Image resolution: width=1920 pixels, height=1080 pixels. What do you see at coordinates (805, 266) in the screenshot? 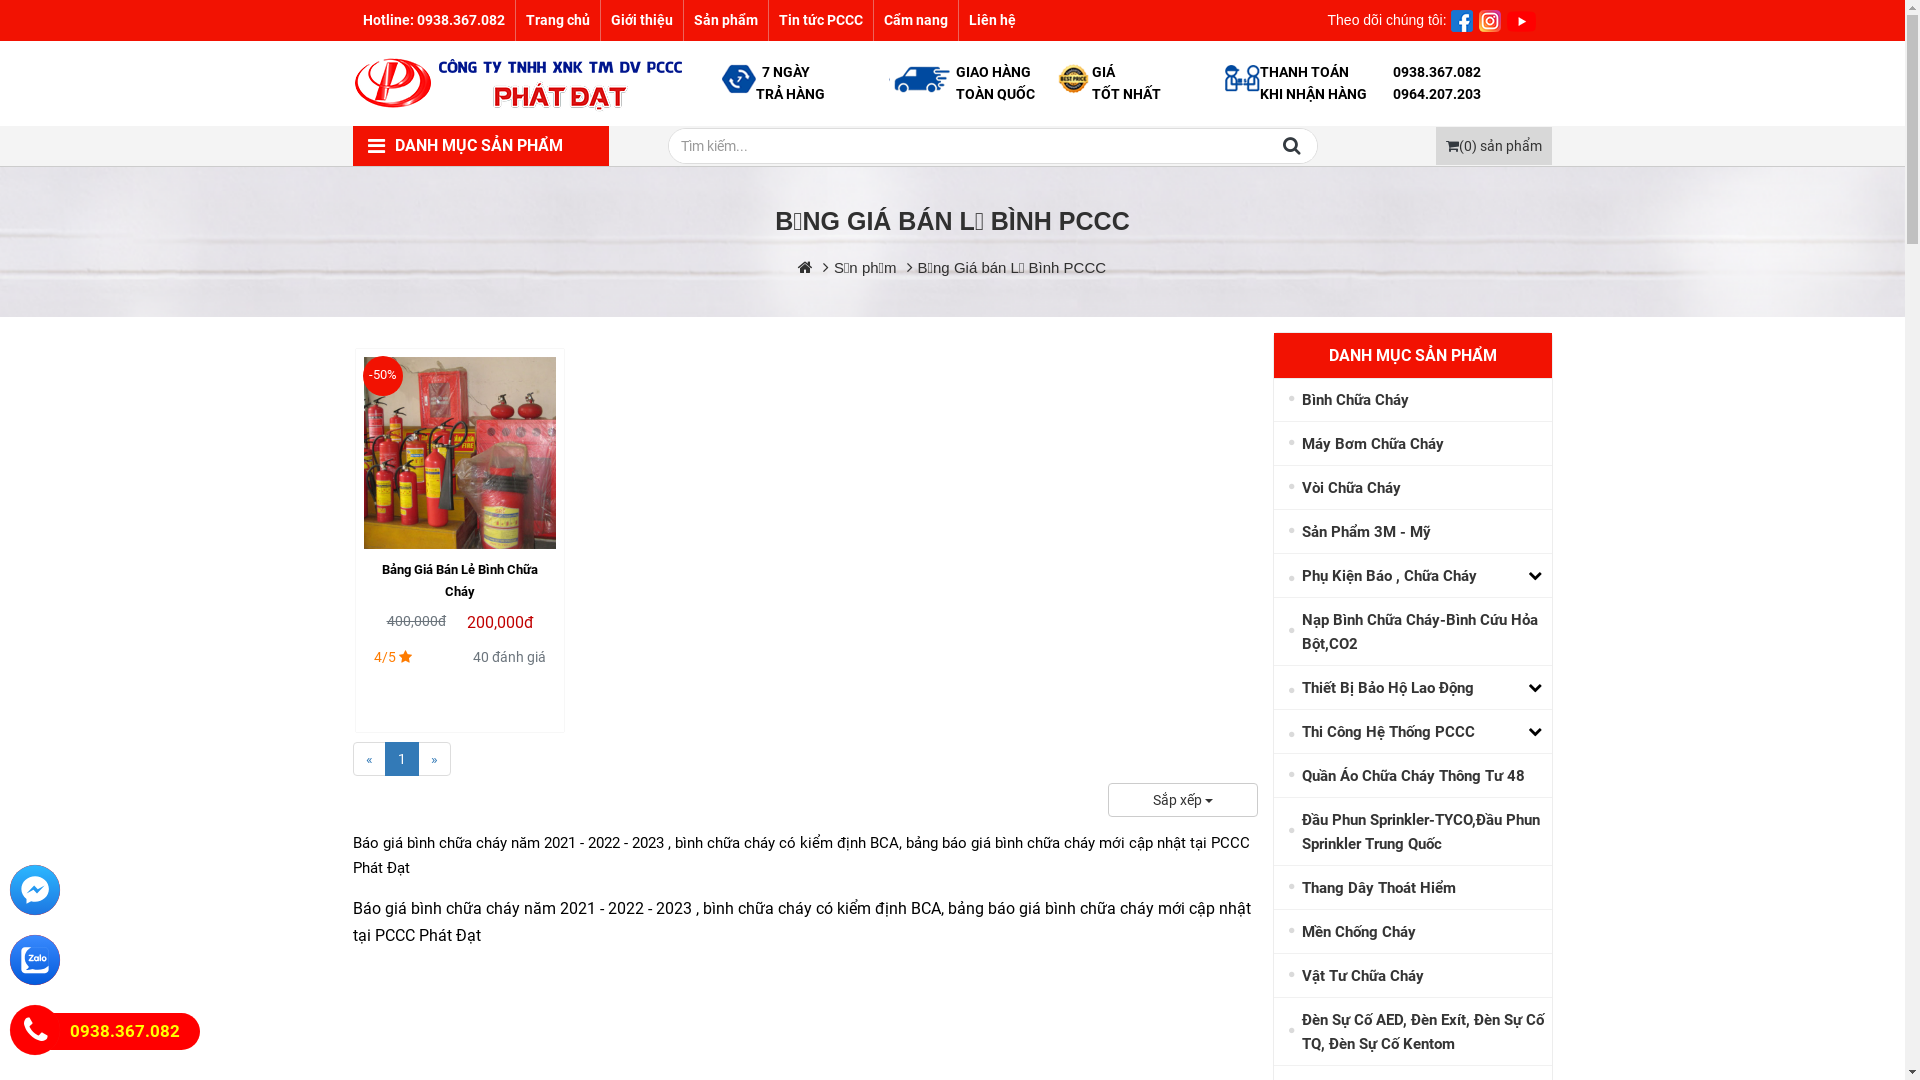
I see `'https://114pccc.com/'` at bounding box center [805, 266].